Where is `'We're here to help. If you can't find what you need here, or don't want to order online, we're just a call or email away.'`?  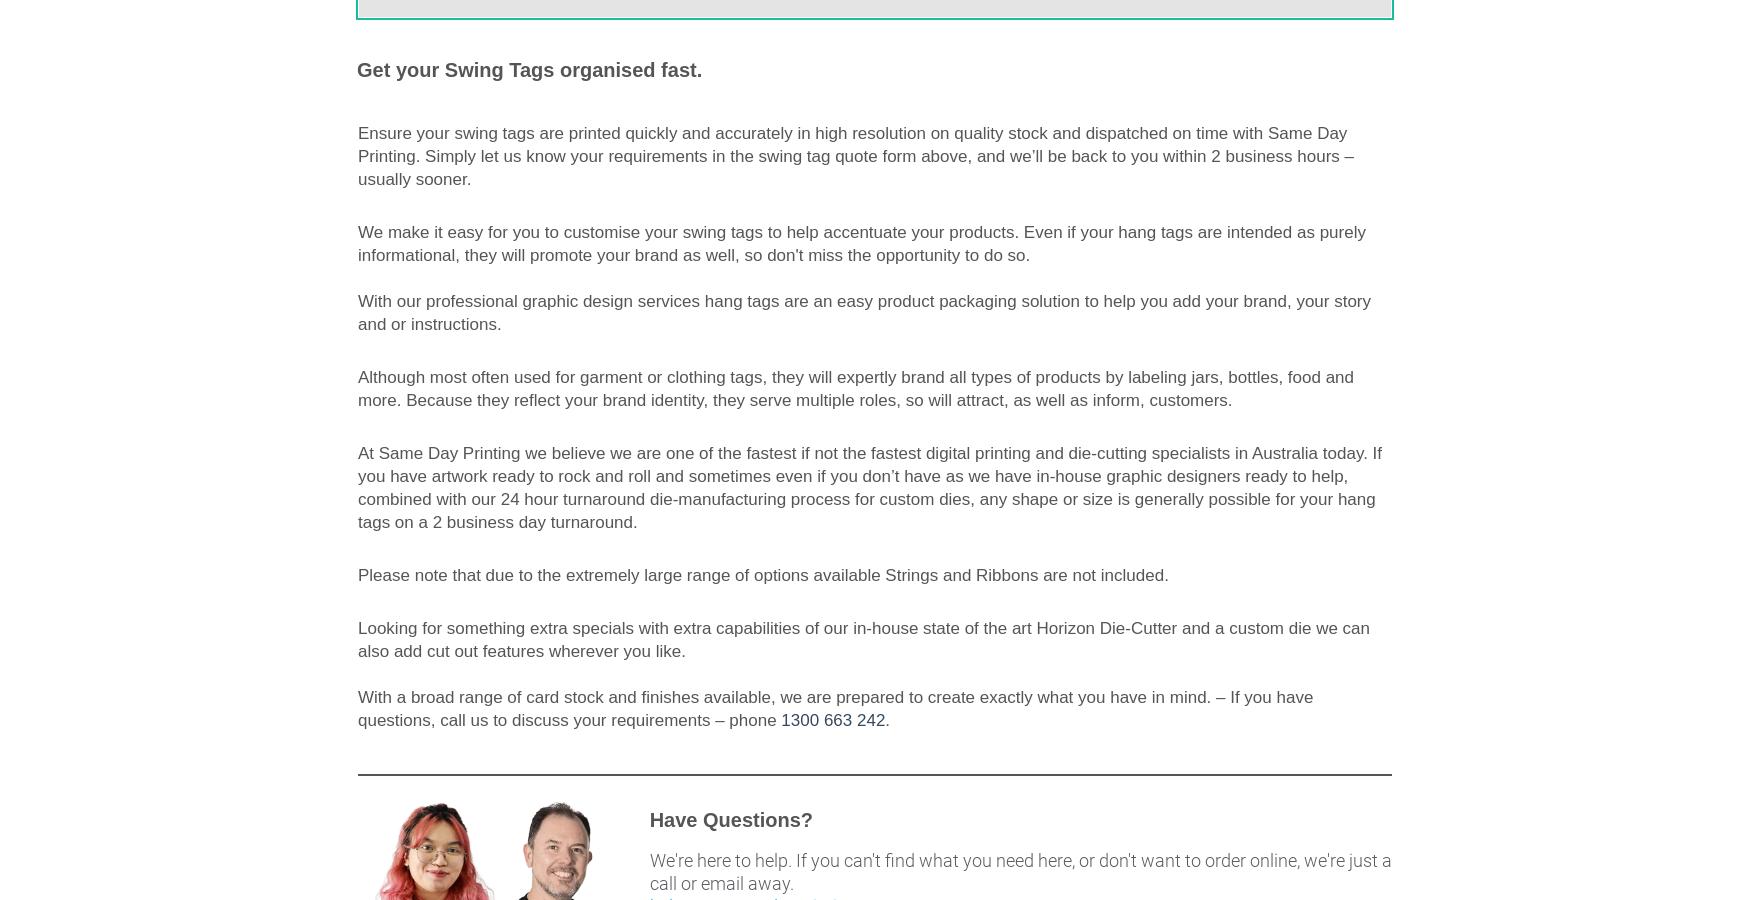
'We're here to help. If you can't find what you need here, or don't want to order online, we're just a call or email away.' is located at coordinates (1019, 872).